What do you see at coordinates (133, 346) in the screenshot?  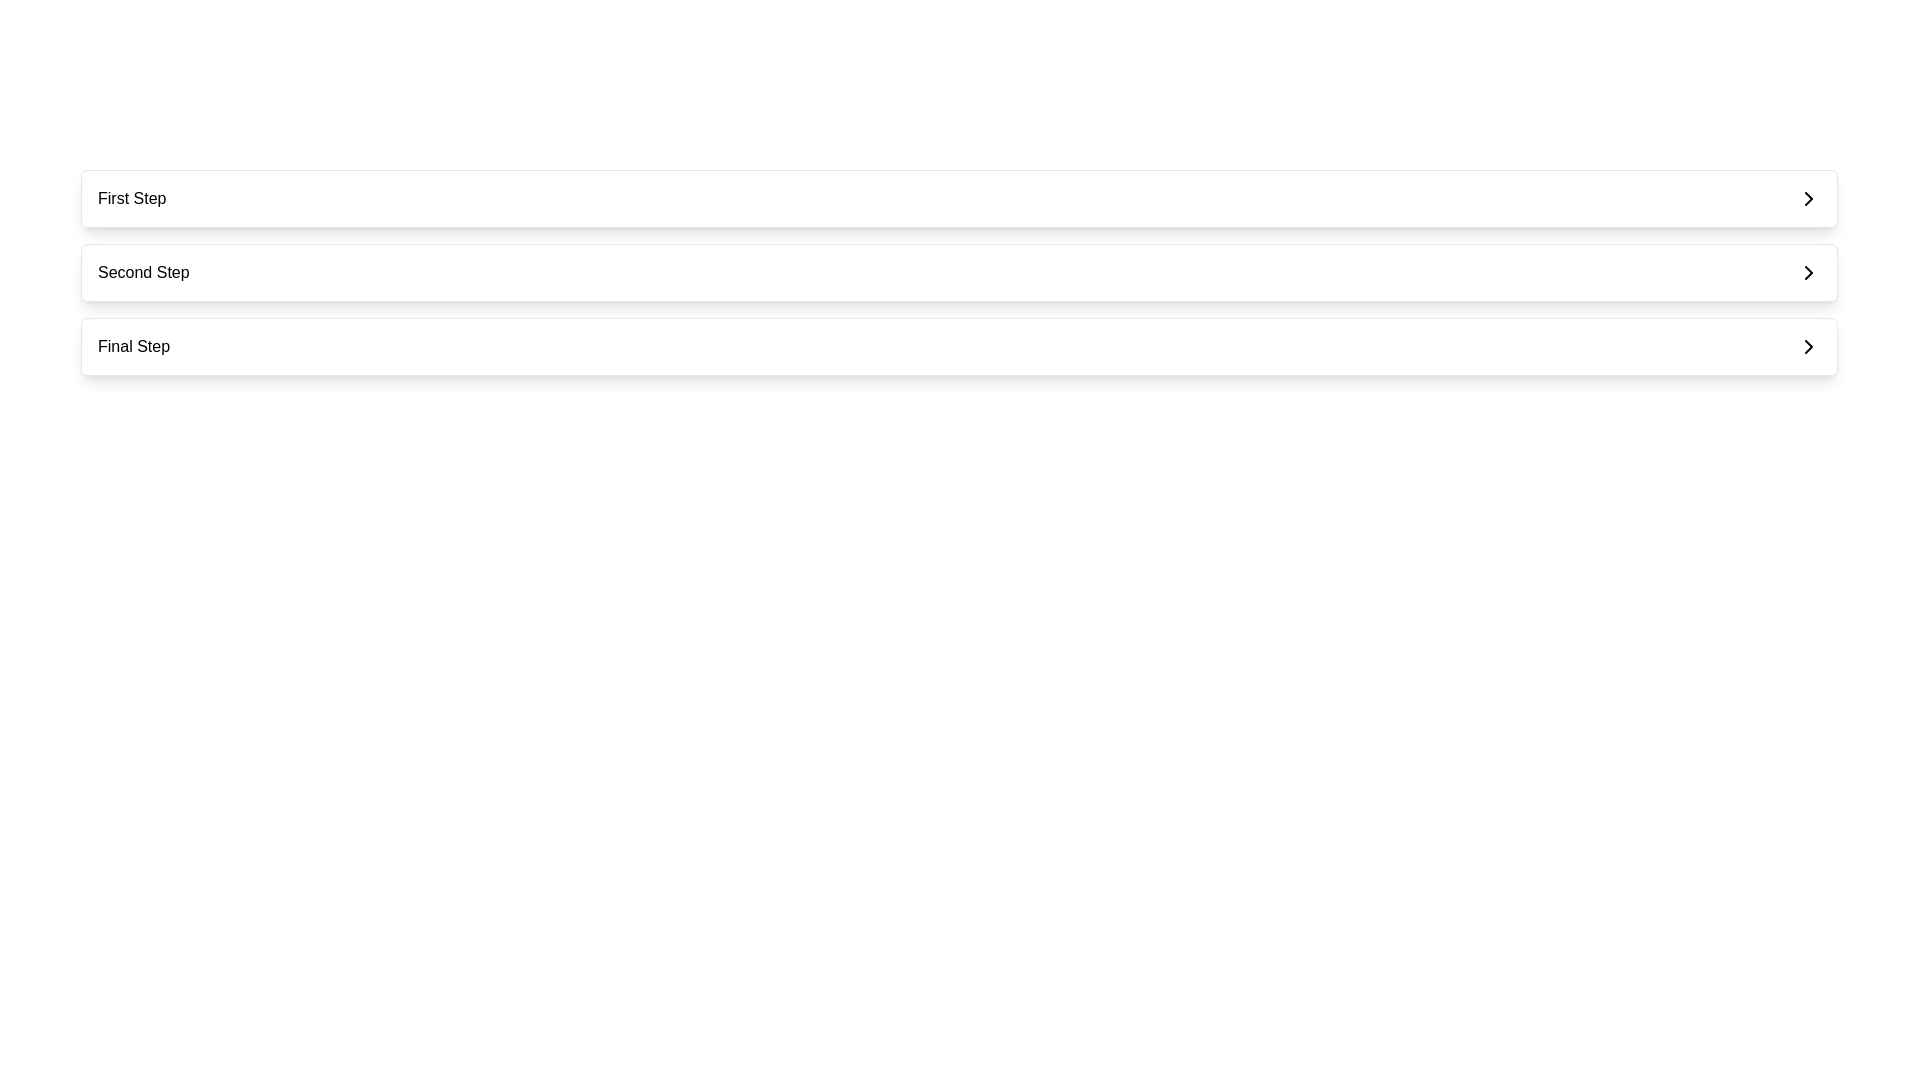 I see `the 'Final Step' text label located in the third card of a vertically stacked list, which indicates the last step in a sequential process` at bounding box center [133, 346].